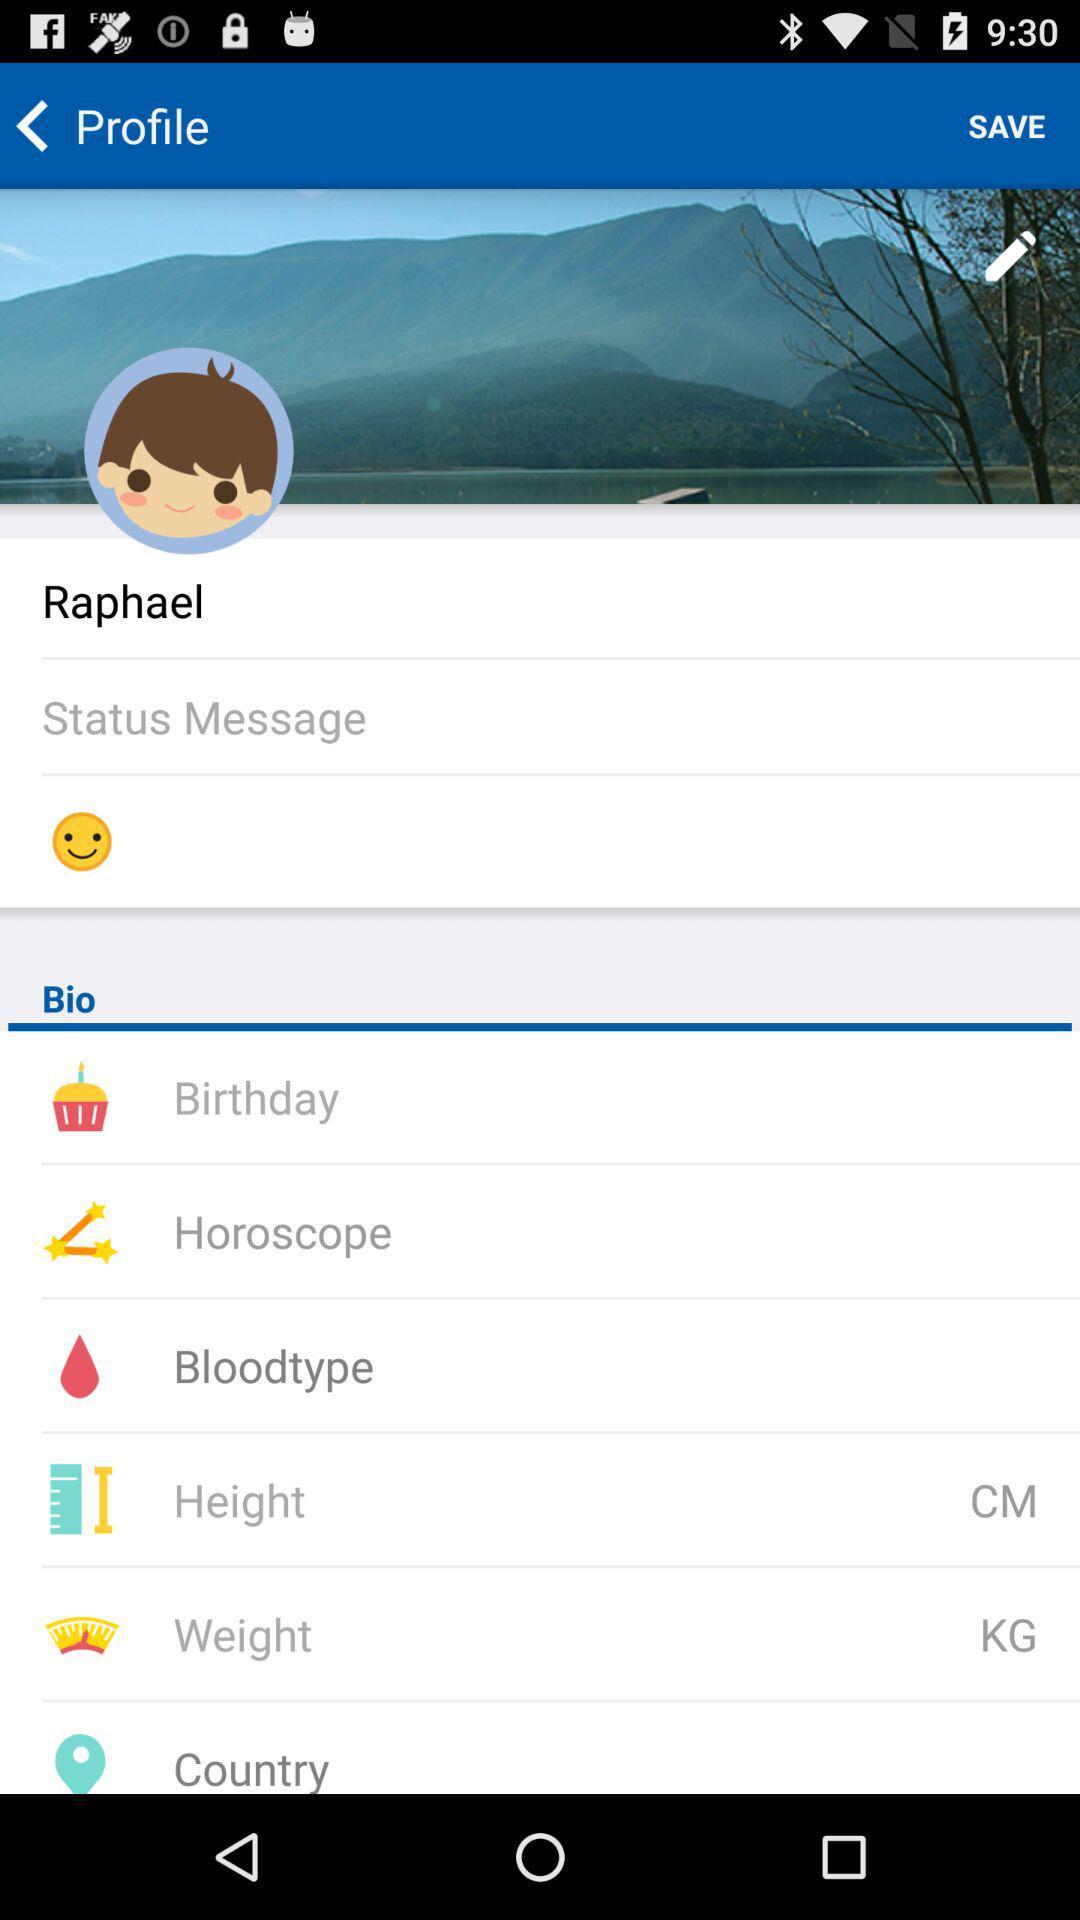  I want to click on annotation, so click(1011, 256).